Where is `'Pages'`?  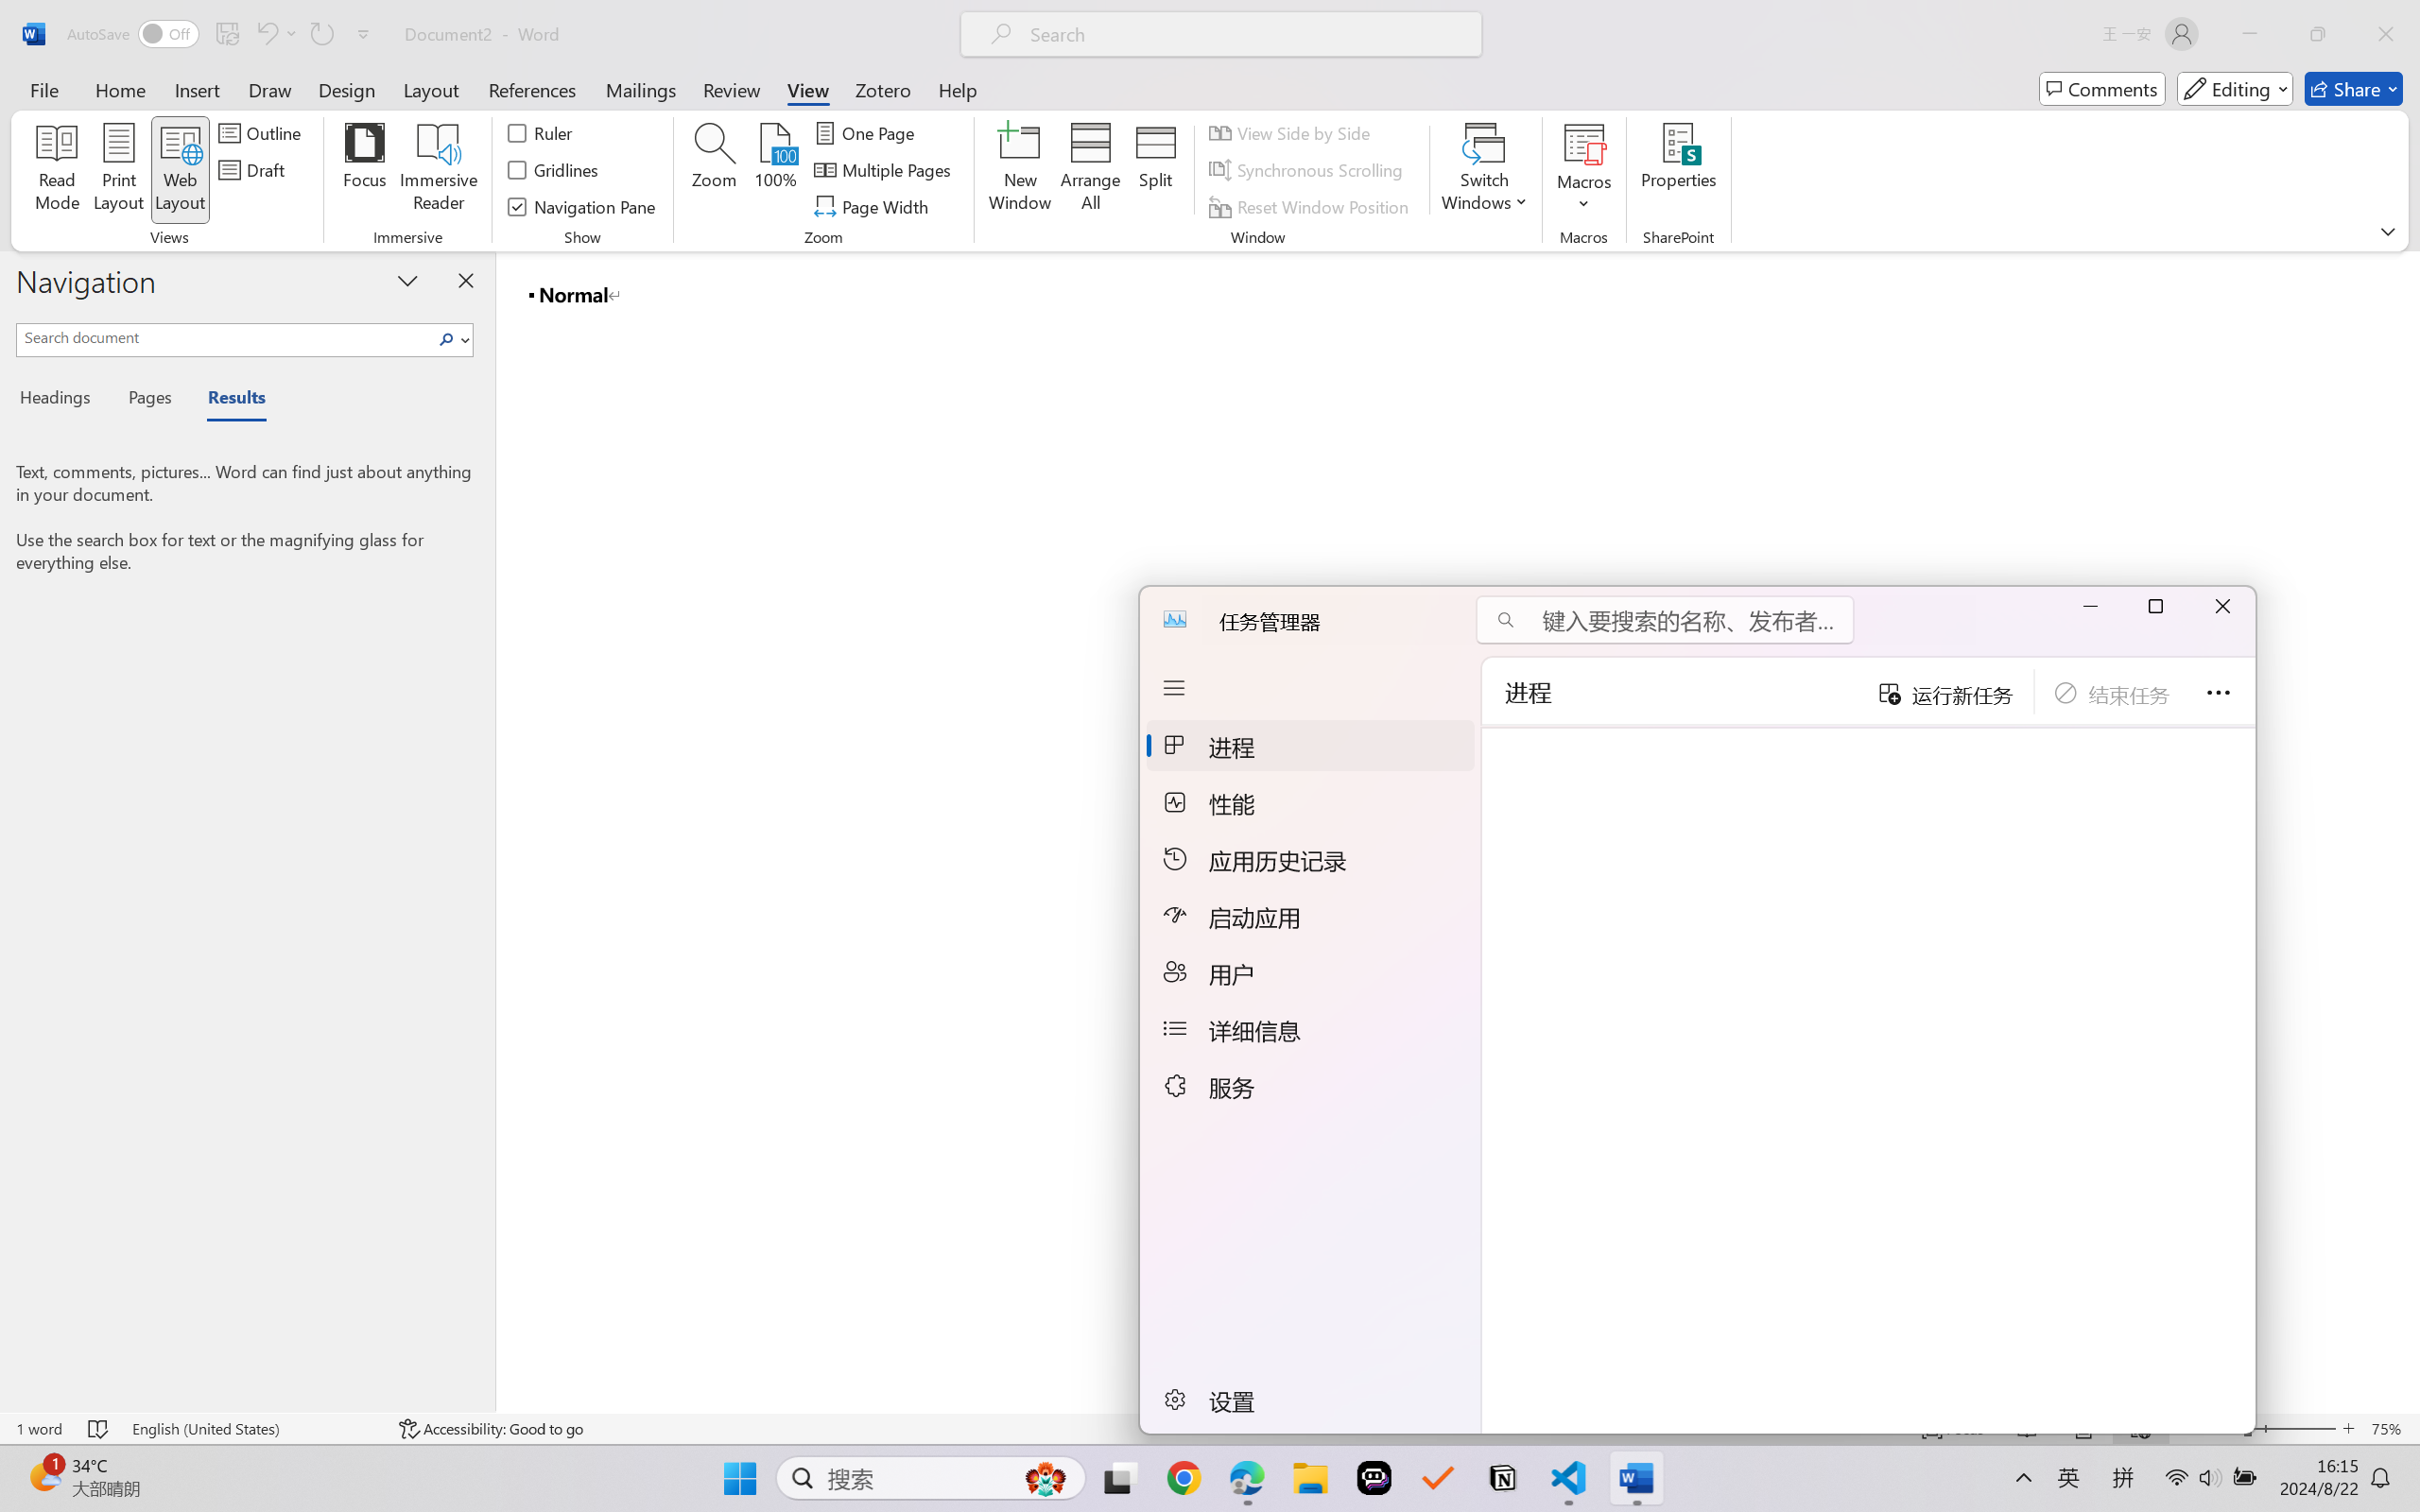
'Pages' is located at coordinates (147, 401).